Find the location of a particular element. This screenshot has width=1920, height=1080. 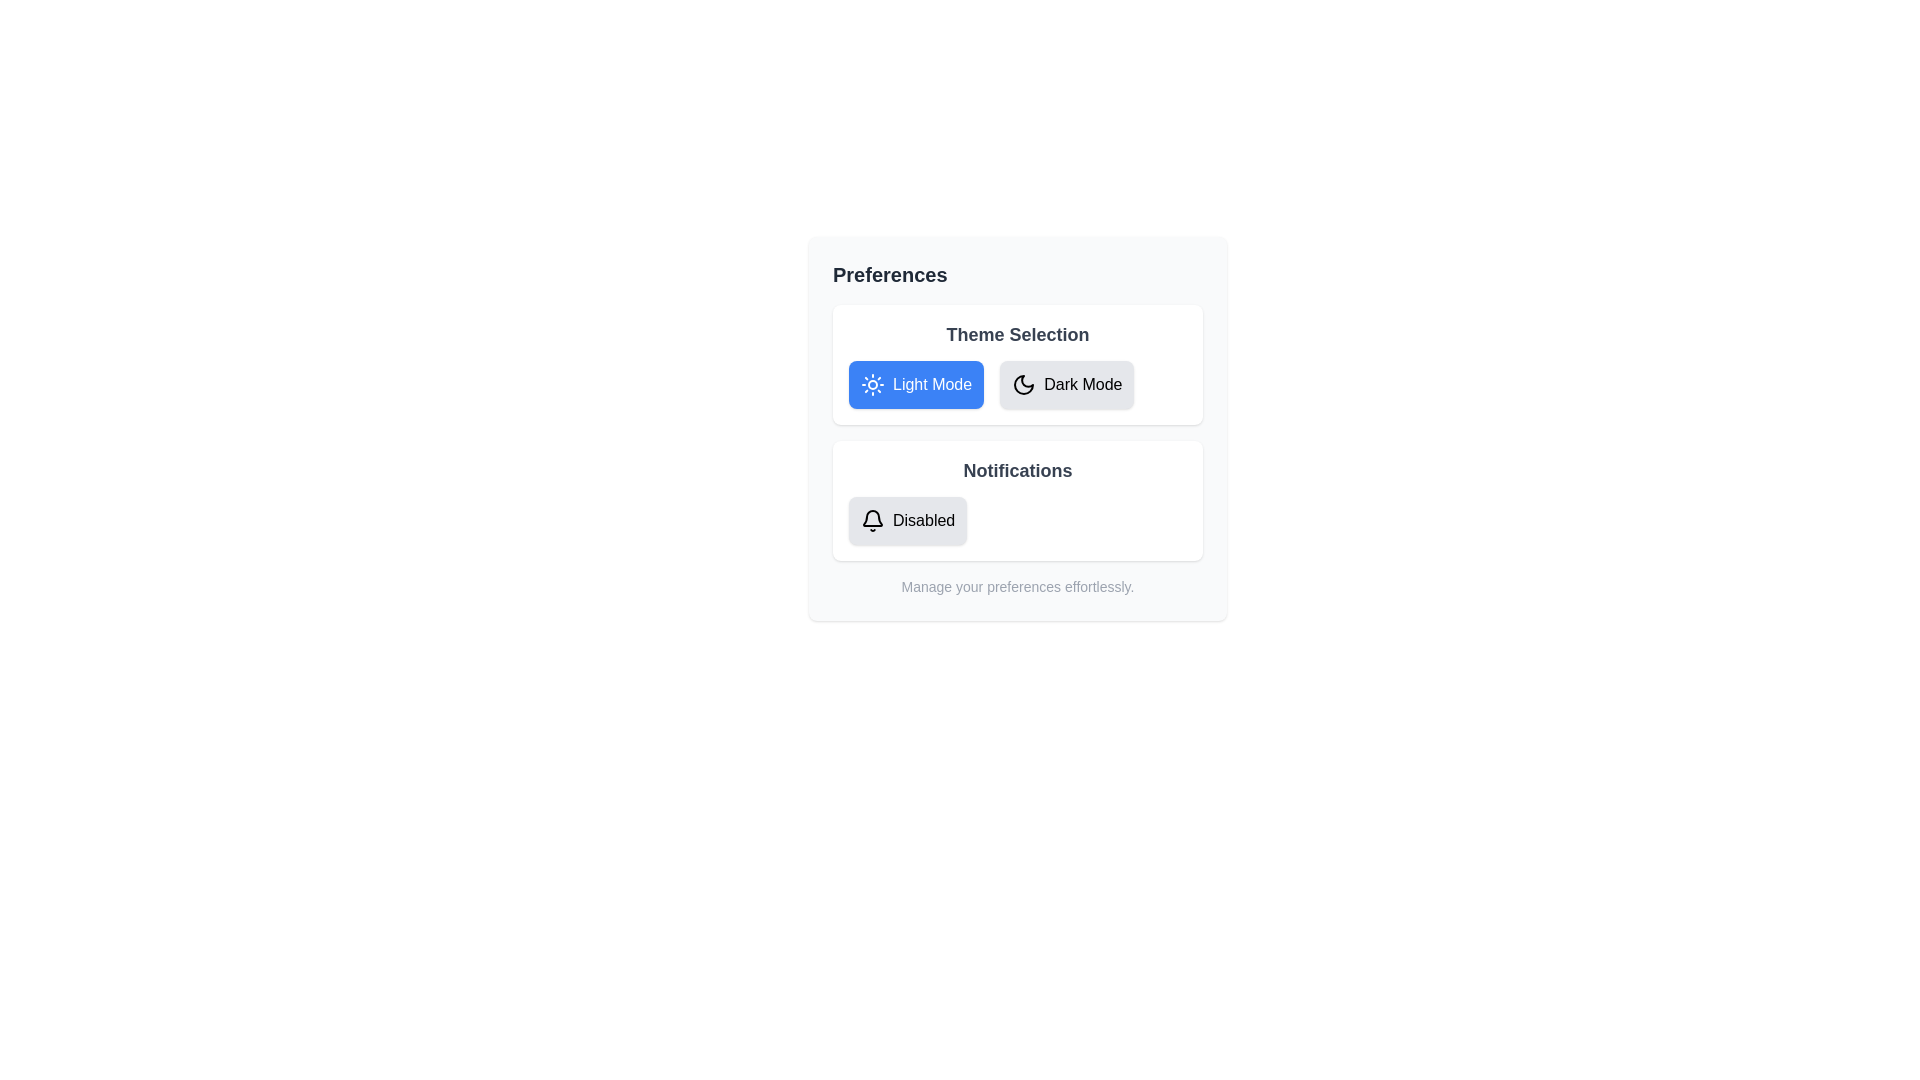

text of the 'Light Mode' label, which is styled with a blue background and white text, indicating its active state is located at coordinates (931, 385).